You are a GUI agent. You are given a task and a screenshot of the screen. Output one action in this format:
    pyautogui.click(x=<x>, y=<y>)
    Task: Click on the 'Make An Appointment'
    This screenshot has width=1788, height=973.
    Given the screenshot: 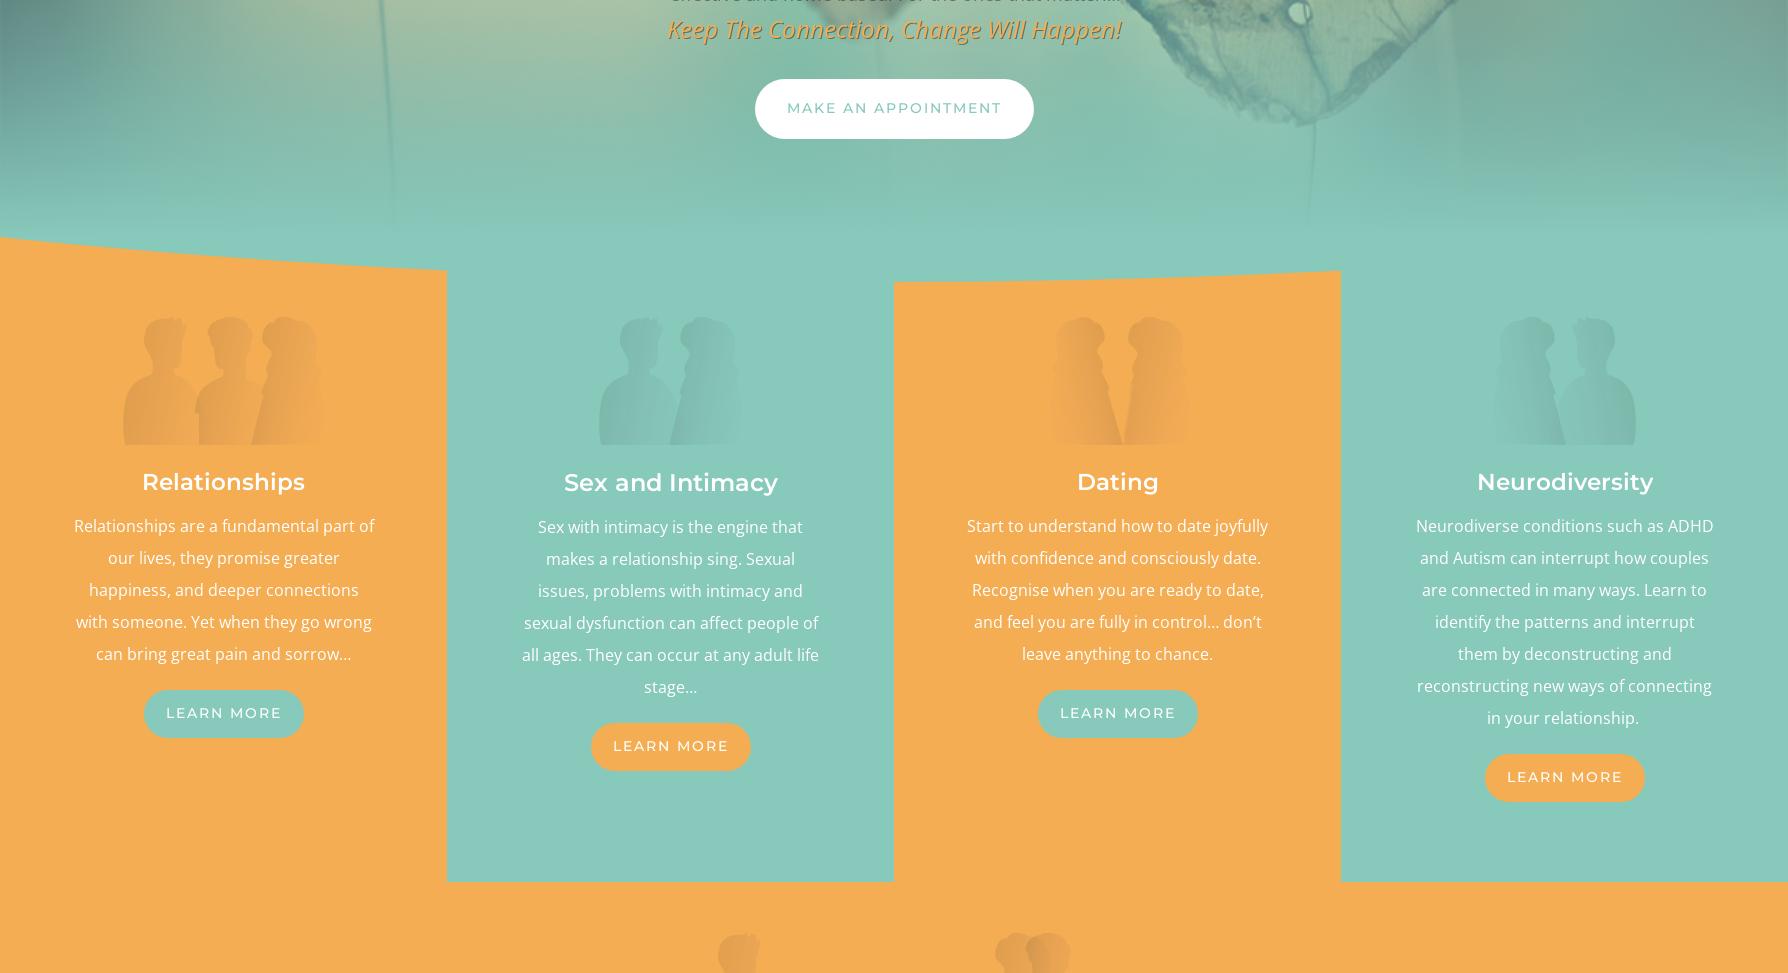 What is the action you would take?
    pyautogui.click(x=785, y=106)
    